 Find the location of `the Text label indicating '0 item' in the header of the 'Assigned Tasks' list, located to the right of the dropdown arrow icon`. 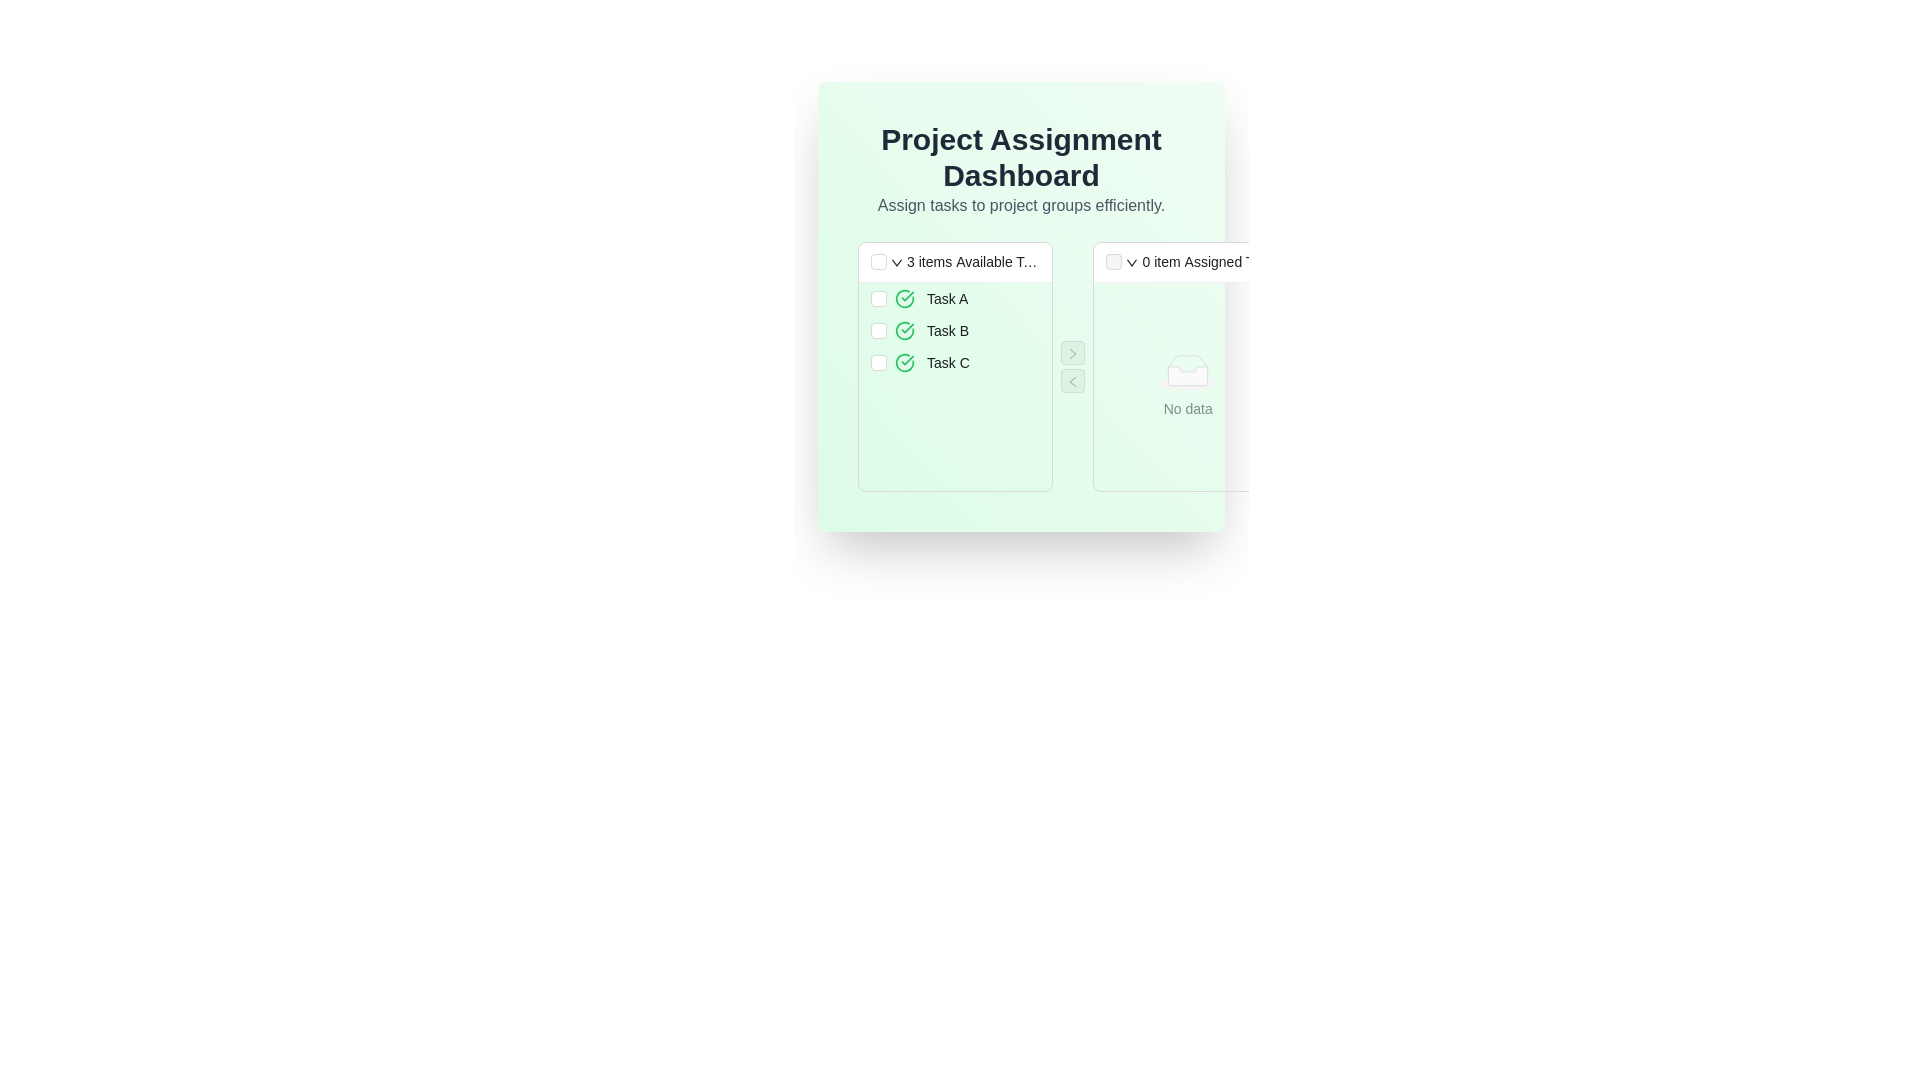

the Text label indicating '0 item' in the header of the 'Assigned Tasks' list, located to the right of the dropdown arrow icon is located at coordinates (1161, 261).